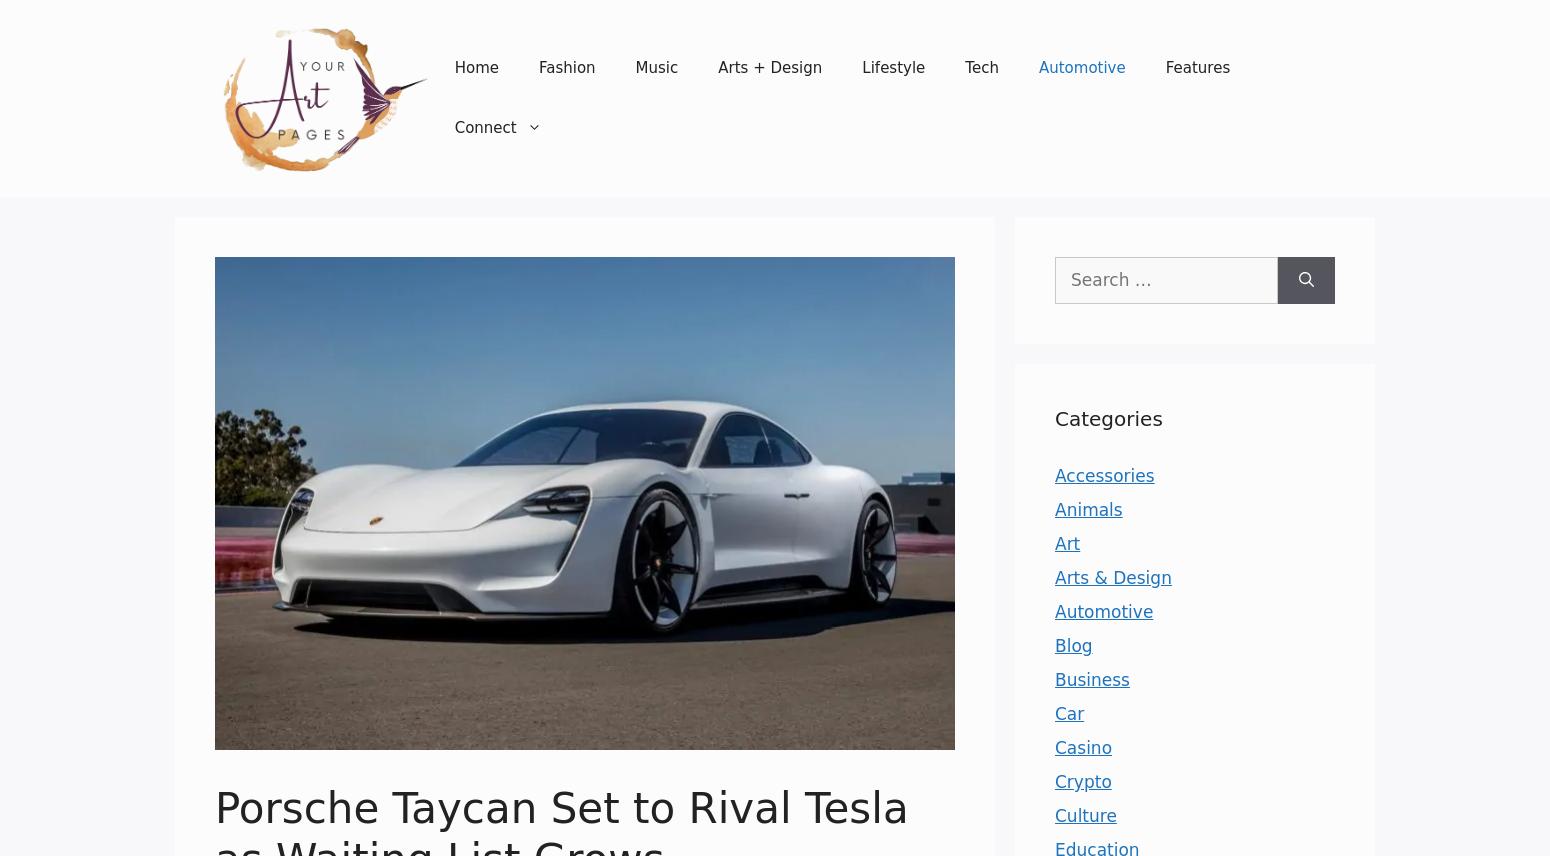  I want to click on 'Crypto', so click(1082, 781).